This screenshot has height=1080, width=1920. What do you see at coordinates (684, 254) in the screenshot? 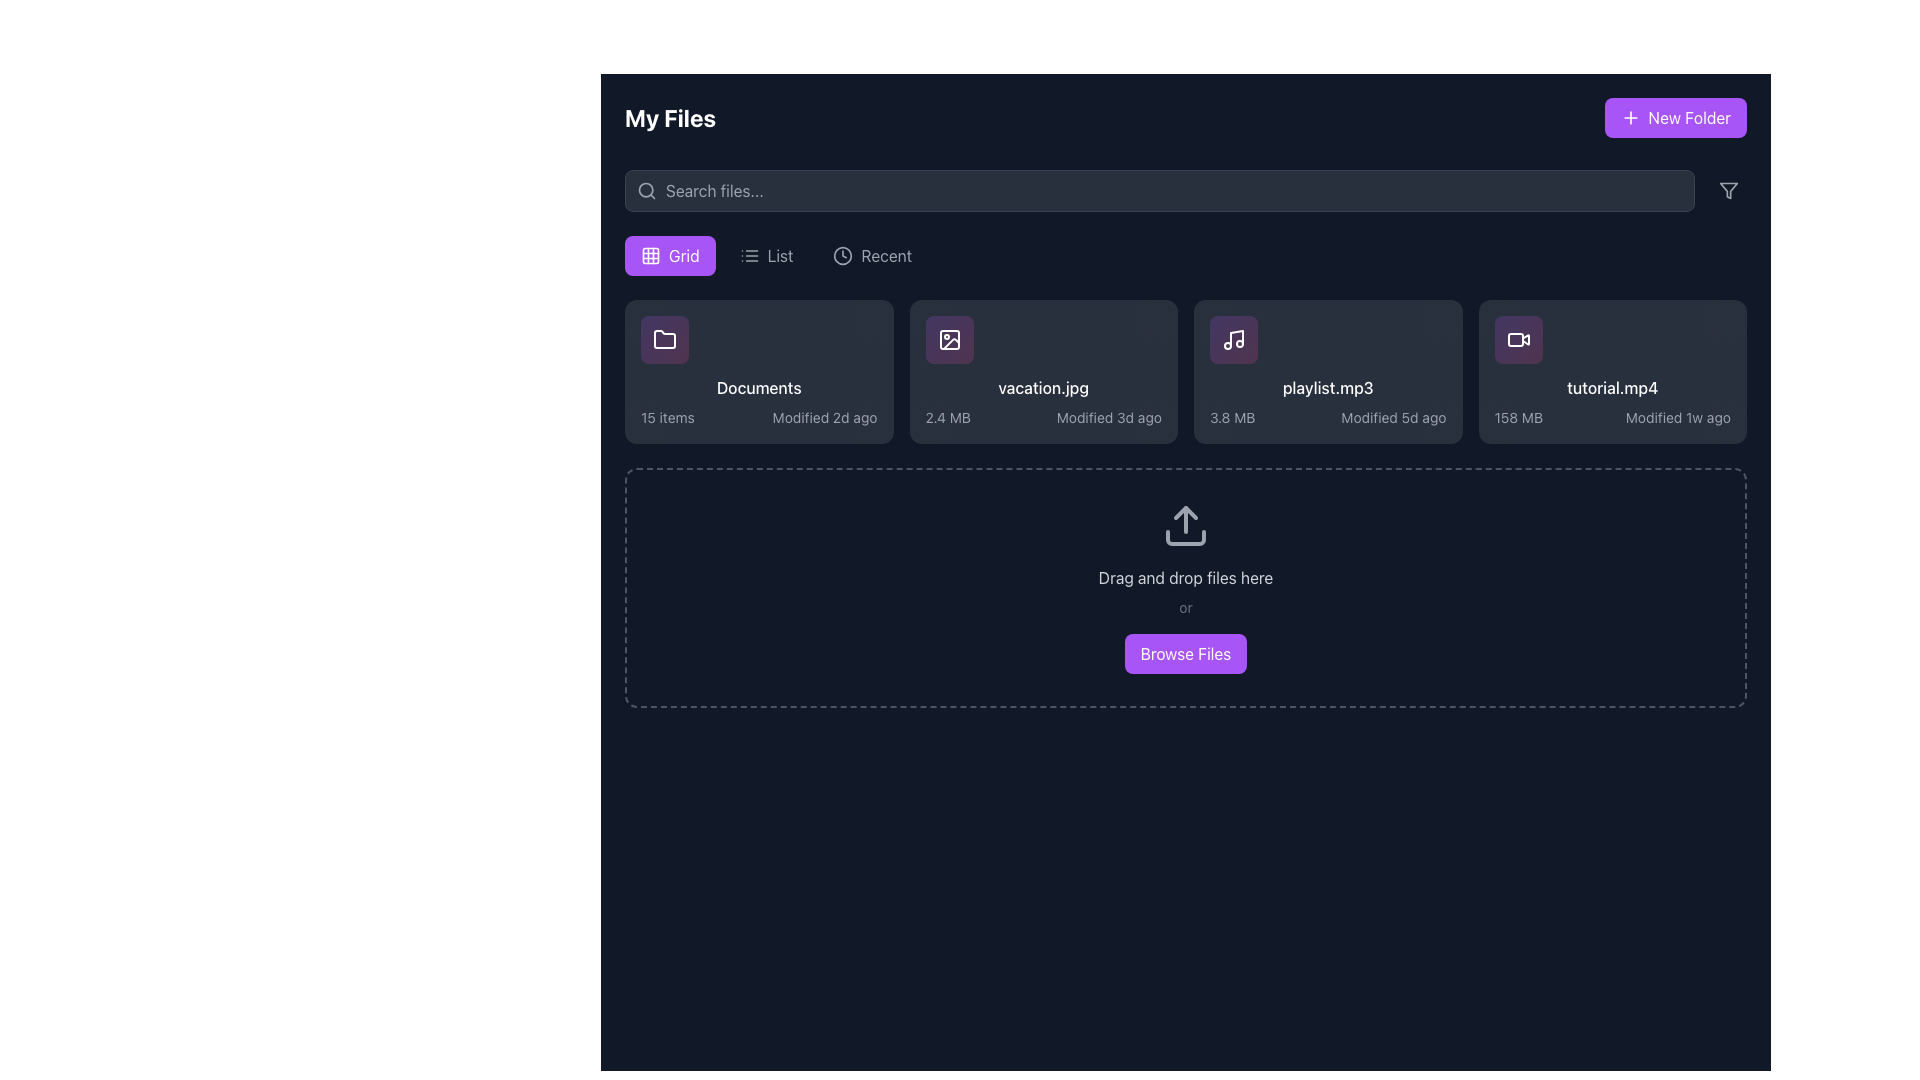
I see `the 'Grid' button which is a purple rectangular button with rounded corners displaying the text 'Grid' in white font, located at the top section of the interface for navigation` at bounding box center [684, 254].